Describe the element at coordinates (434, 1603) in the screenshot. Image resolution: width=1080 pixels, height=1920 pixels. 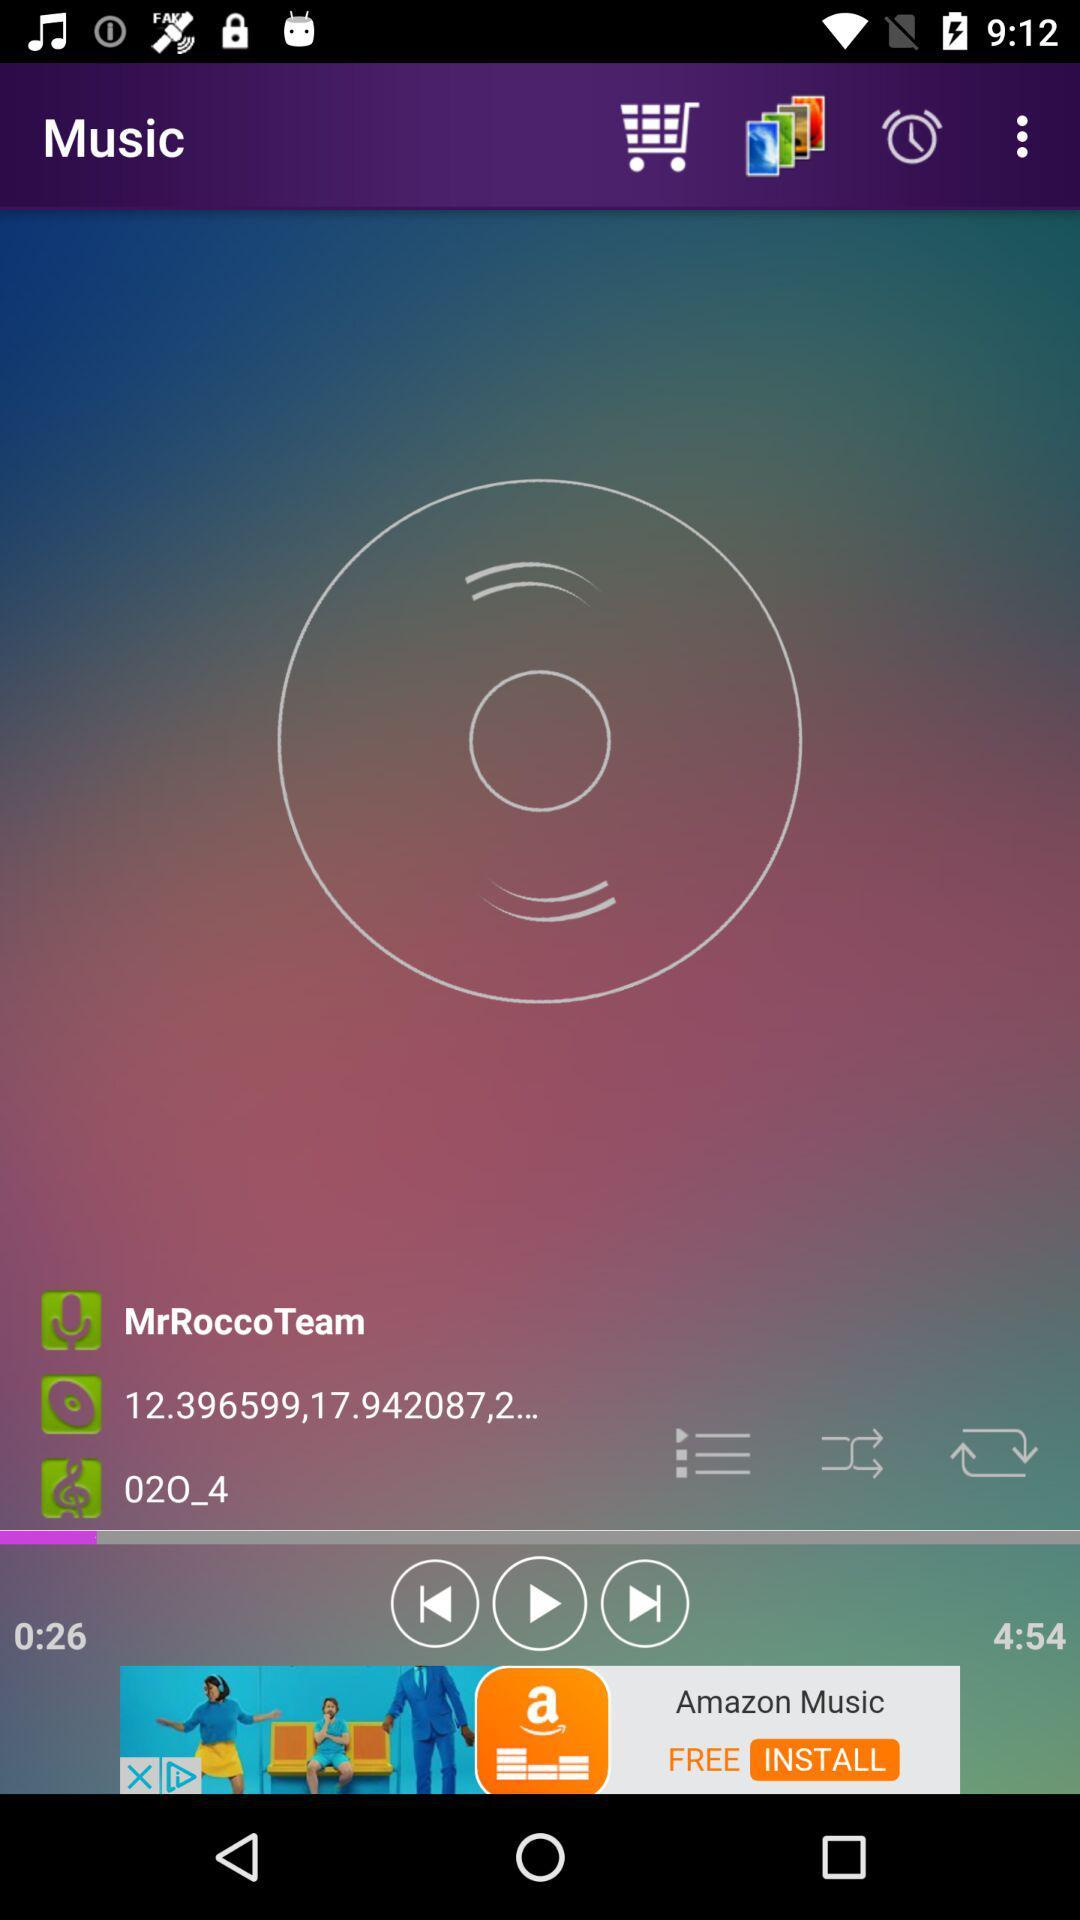
I see `rewind track` at that location.